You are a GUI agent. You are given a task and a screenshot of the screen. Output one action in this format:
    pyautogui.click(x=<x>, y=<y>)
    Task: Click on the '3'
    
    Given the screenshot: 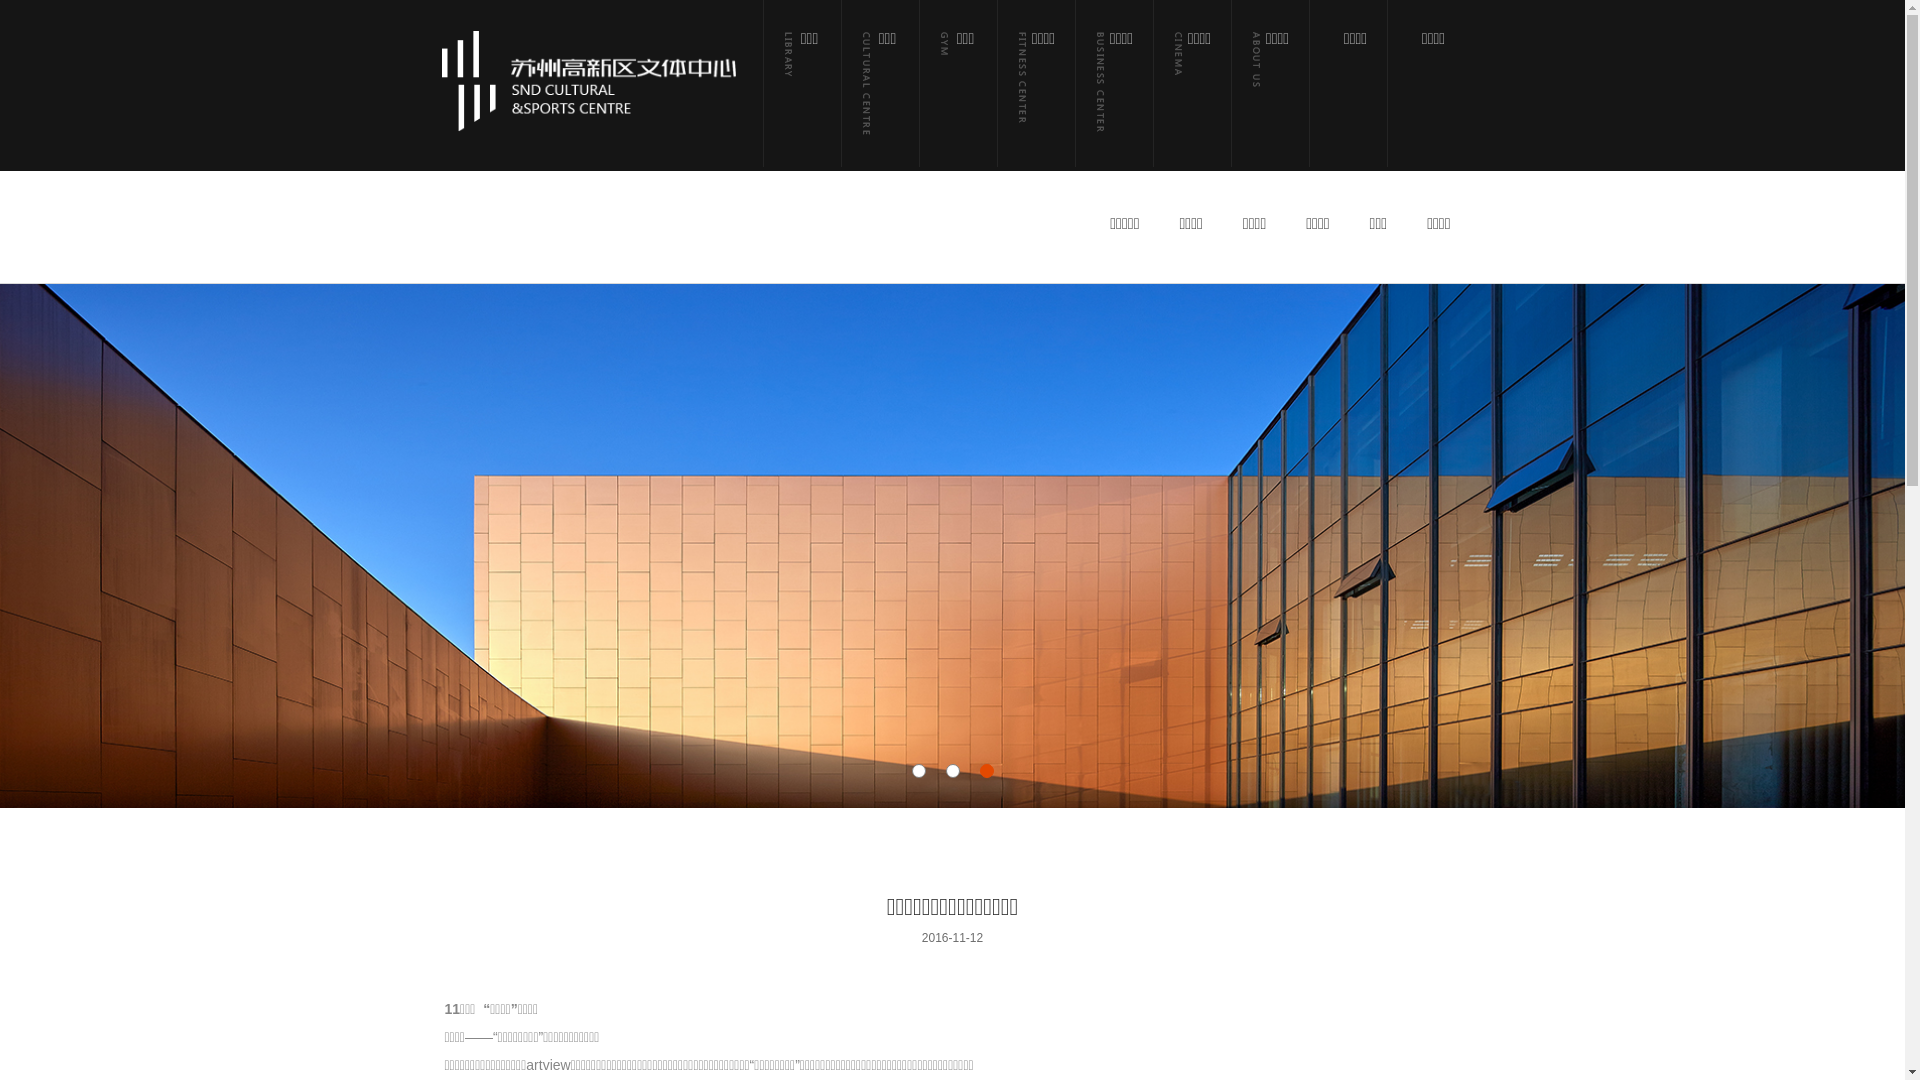 What is the action you would take?
    pyautogui.click(x=987, y=770)
    